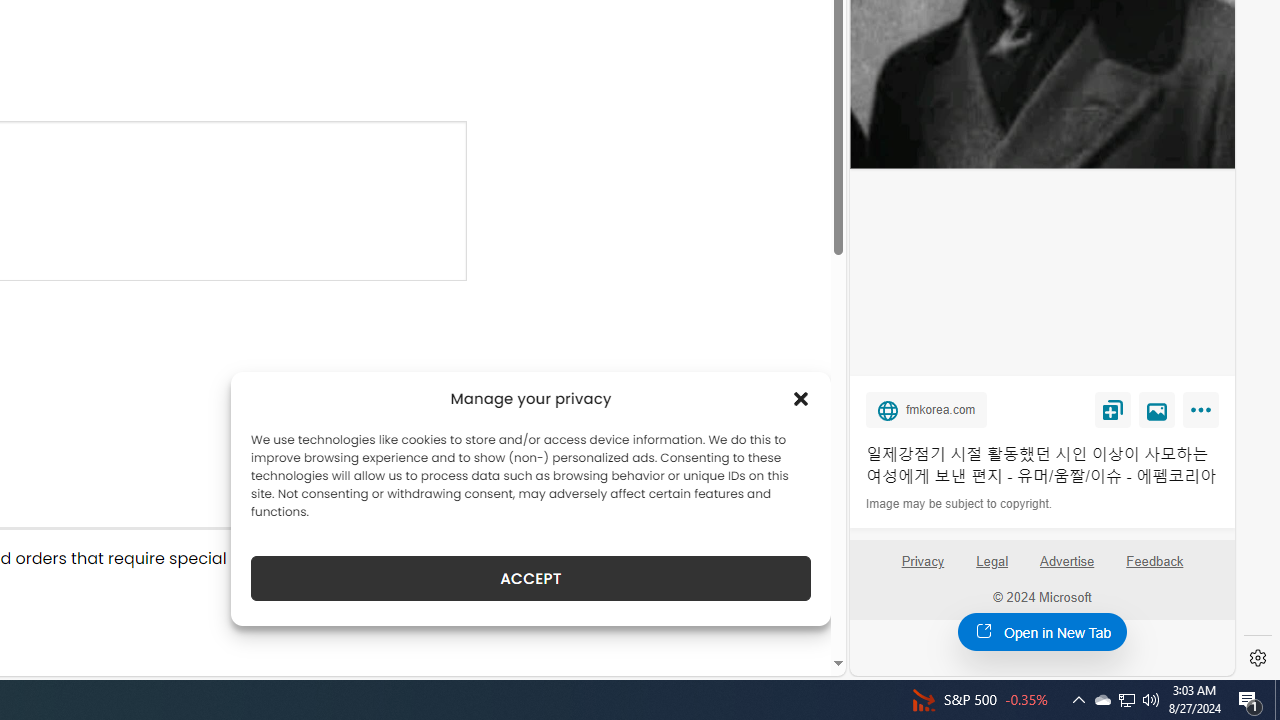 This screenshot has height=720, width=1280. What do you see at coordinates (531, 578) in the screenshot?
I see `'ACCEPT'` at bounding box center [531, 578].